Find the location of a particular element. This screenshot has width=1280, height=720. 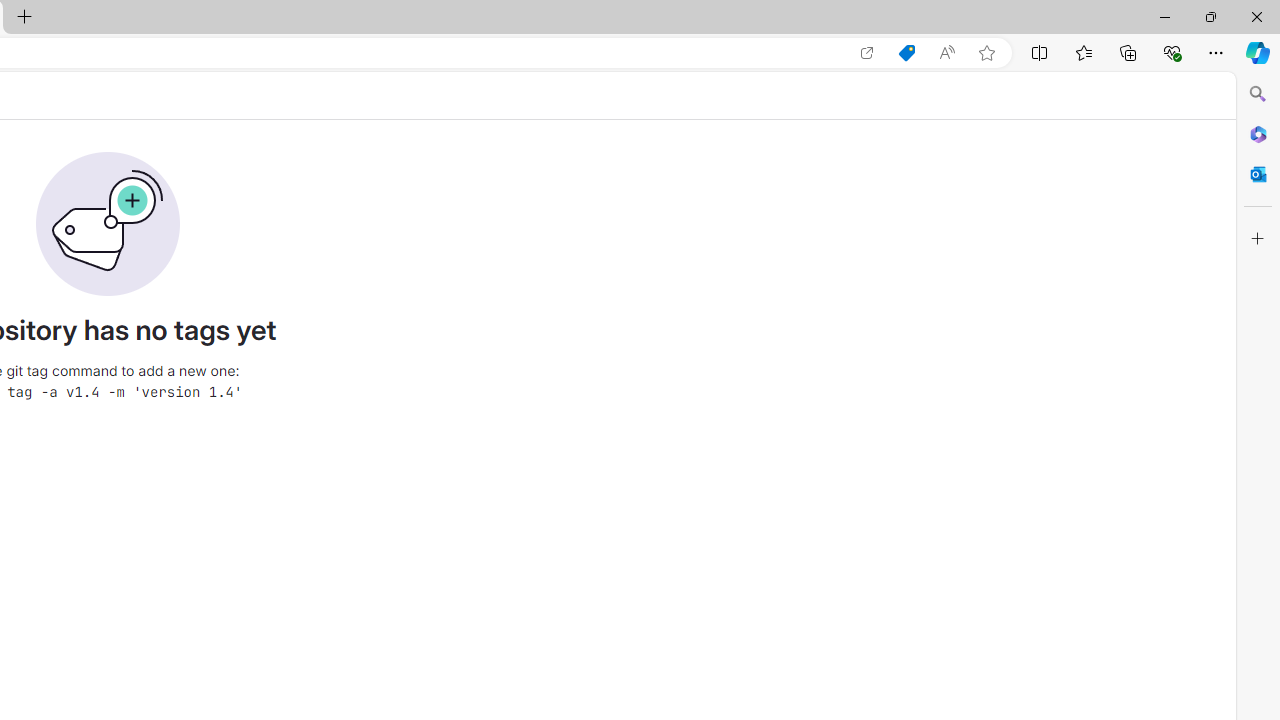

'Customize' is located at coordinates (1257, 238).